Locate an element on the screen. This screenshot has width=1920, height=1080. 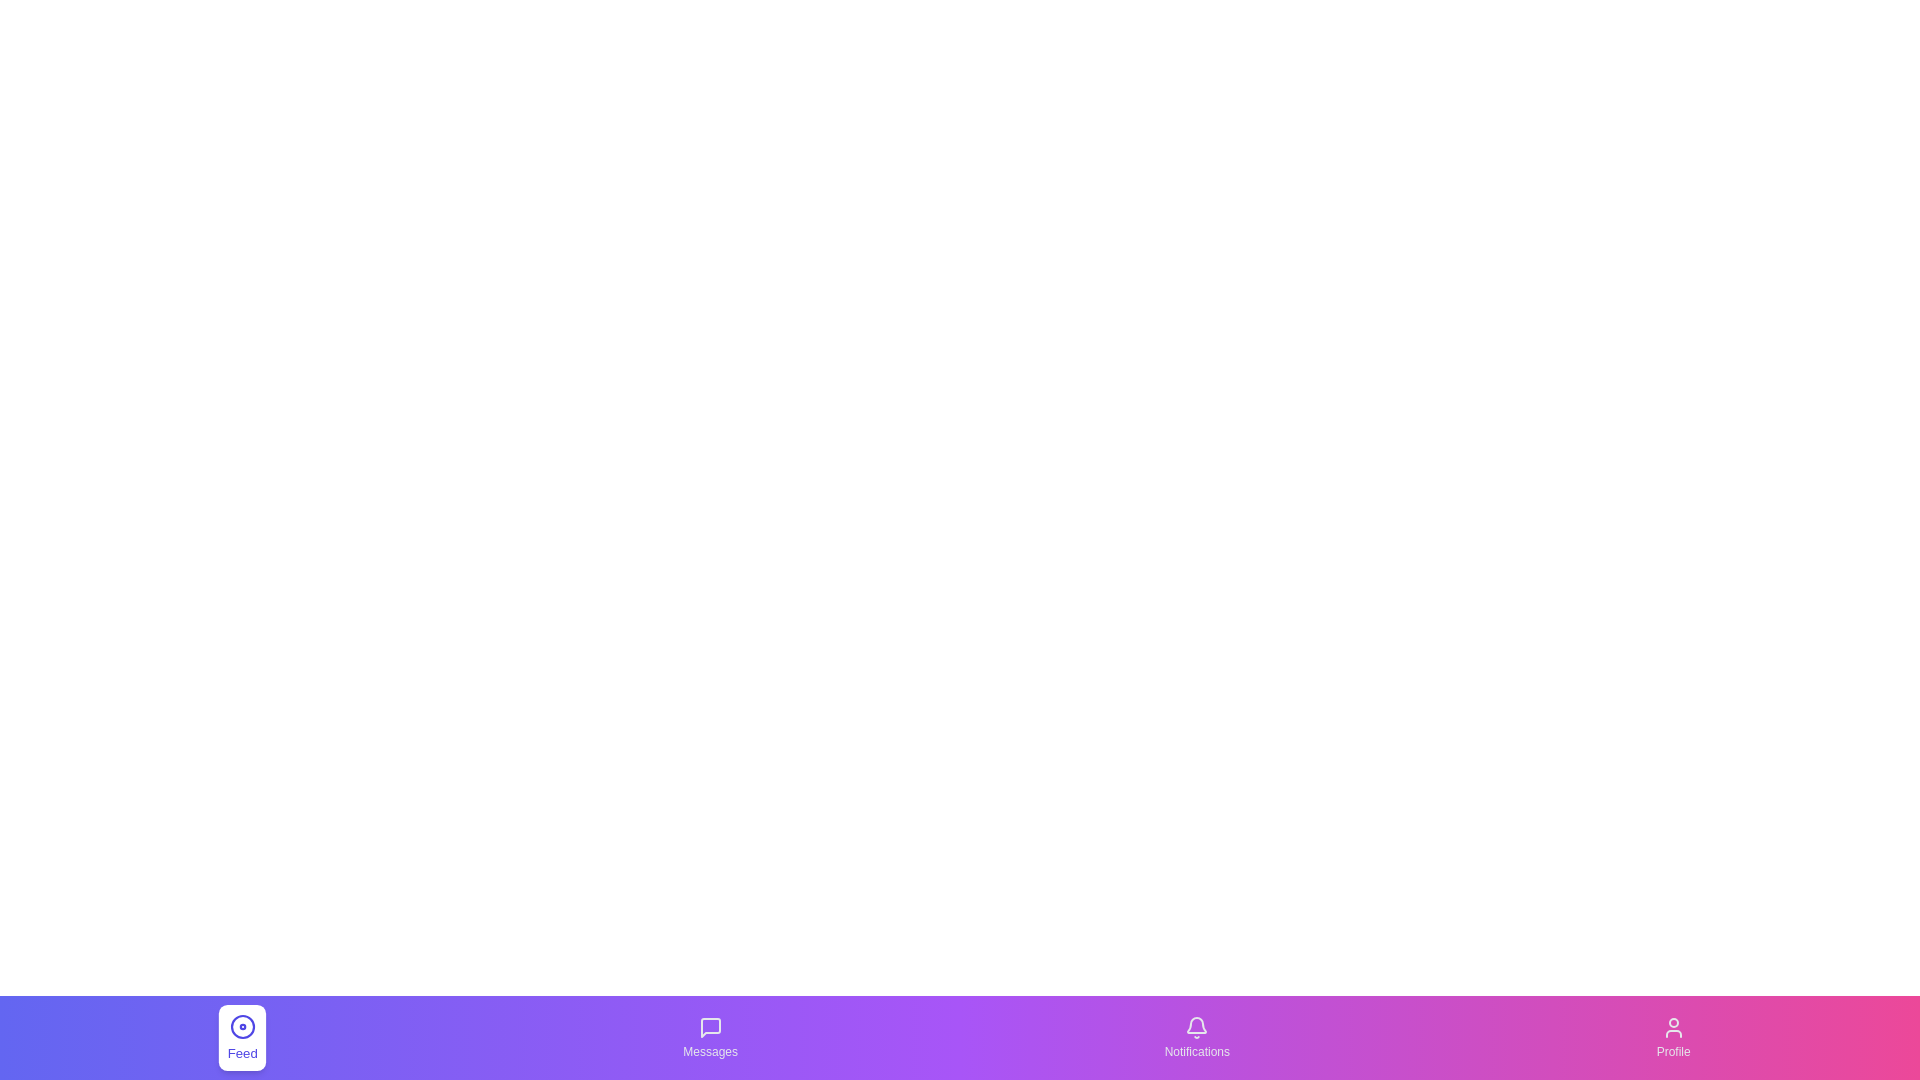
the Messages tab by clicking on the respective tab button is located at coordinates (710, 1036).